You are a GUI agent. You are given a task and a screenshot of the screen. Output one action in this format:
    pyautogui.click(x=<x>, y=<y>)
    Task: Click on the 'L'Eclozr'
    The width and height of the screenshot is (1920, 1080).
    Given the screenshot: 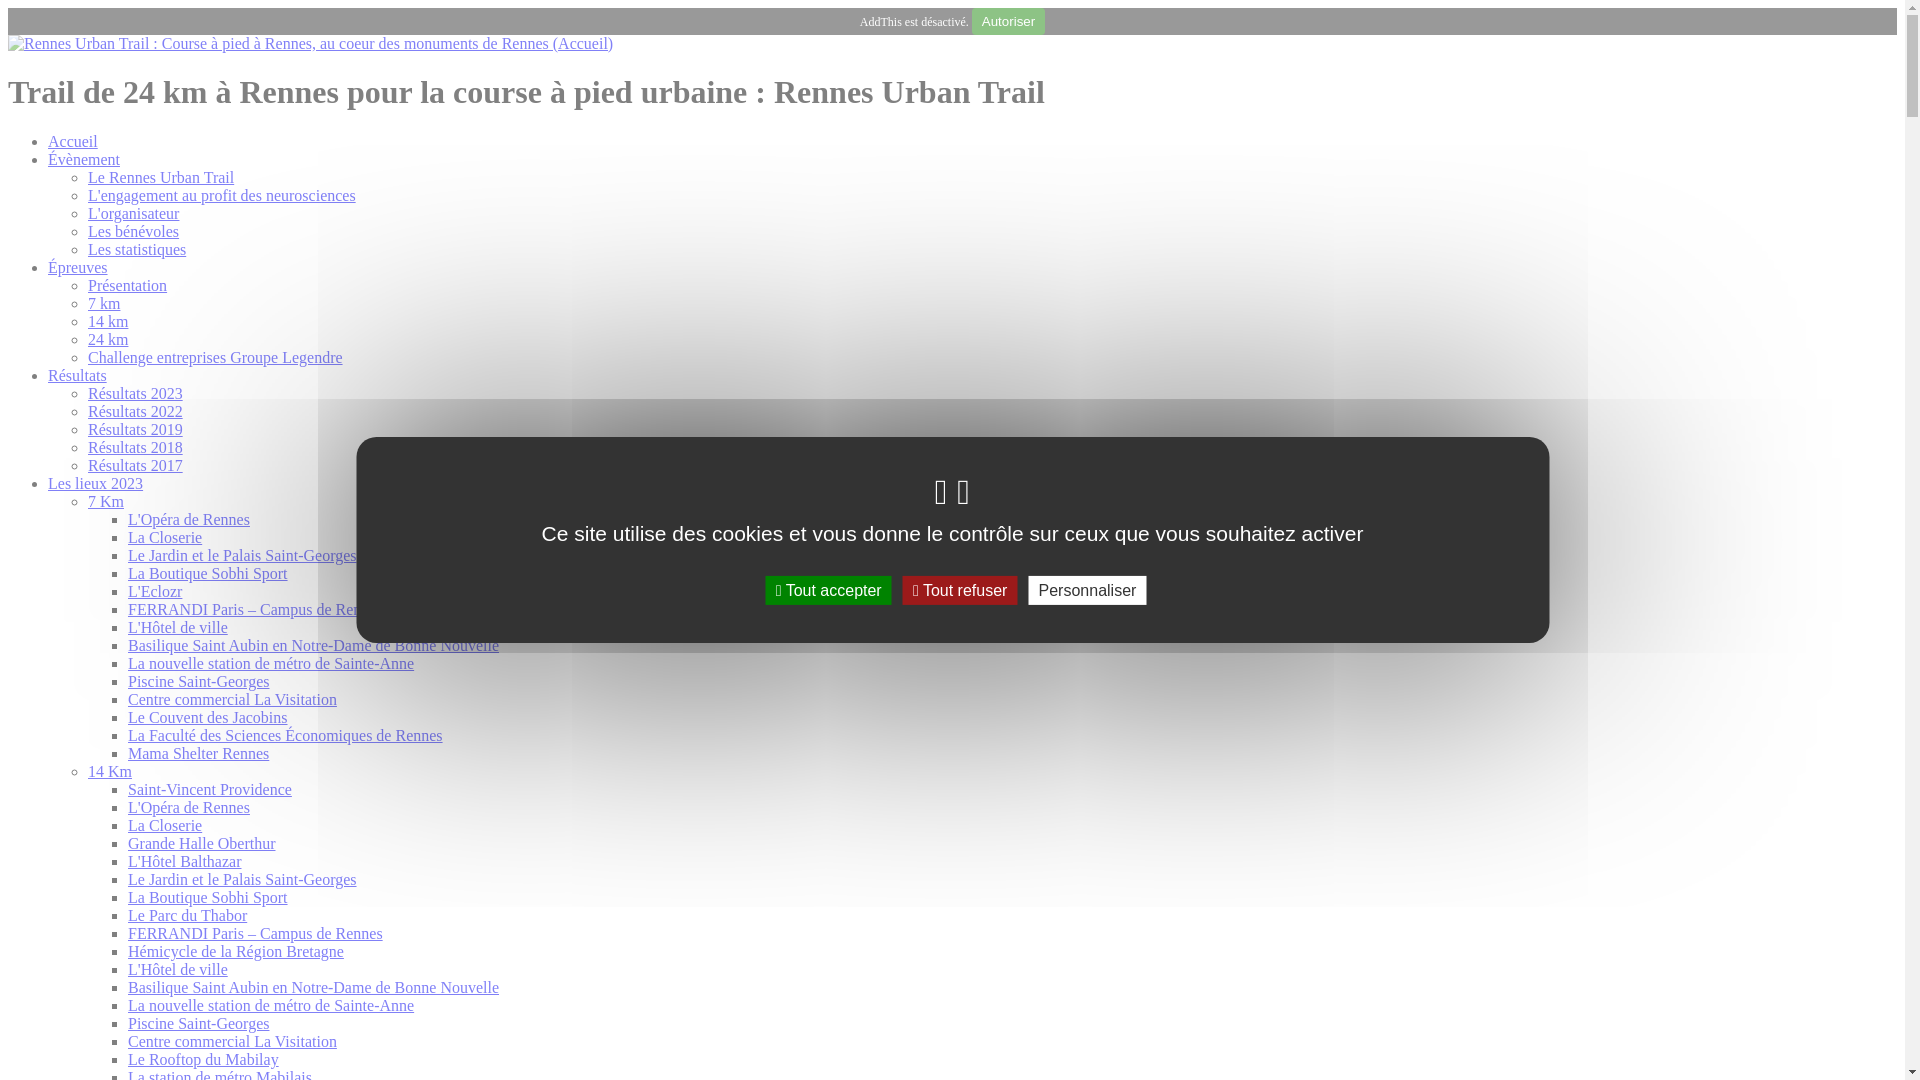 What is the action you would take?
    pyautogui.click(x=153, y=590)
    